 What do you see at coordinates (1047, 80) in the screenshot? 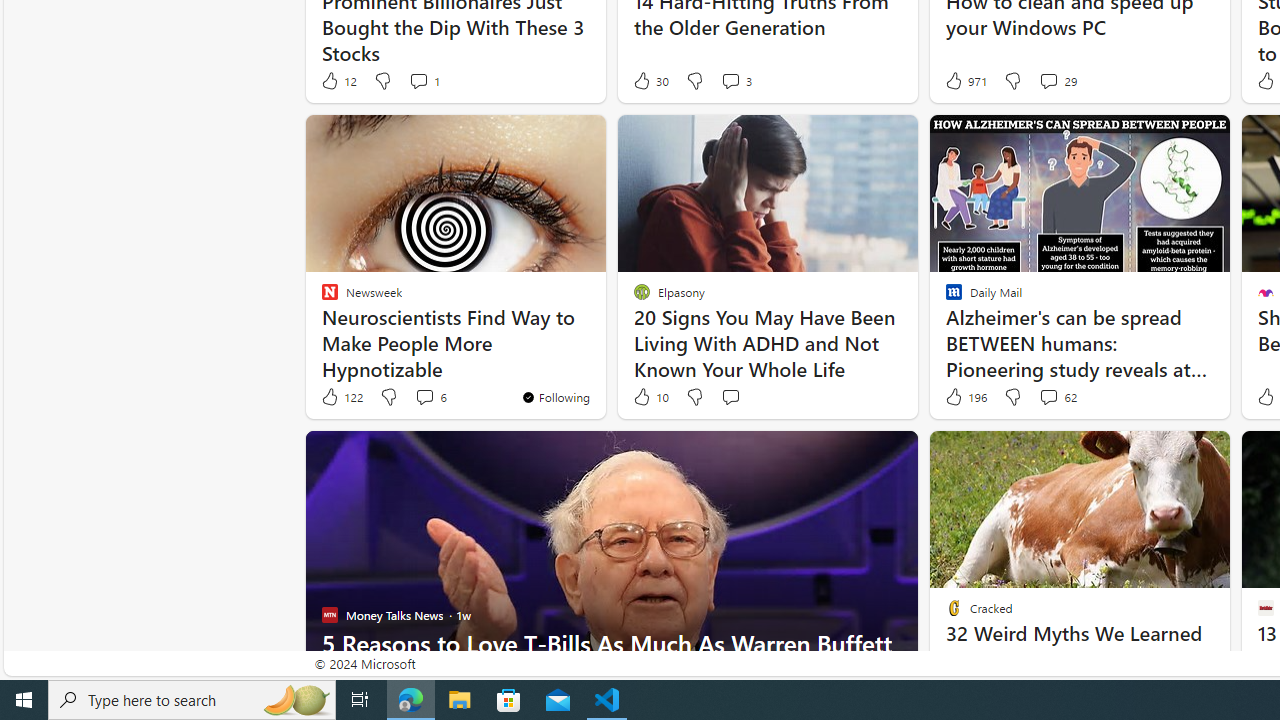
I see `'View comments 29 Comment'` at bounding box center [1047, 80].